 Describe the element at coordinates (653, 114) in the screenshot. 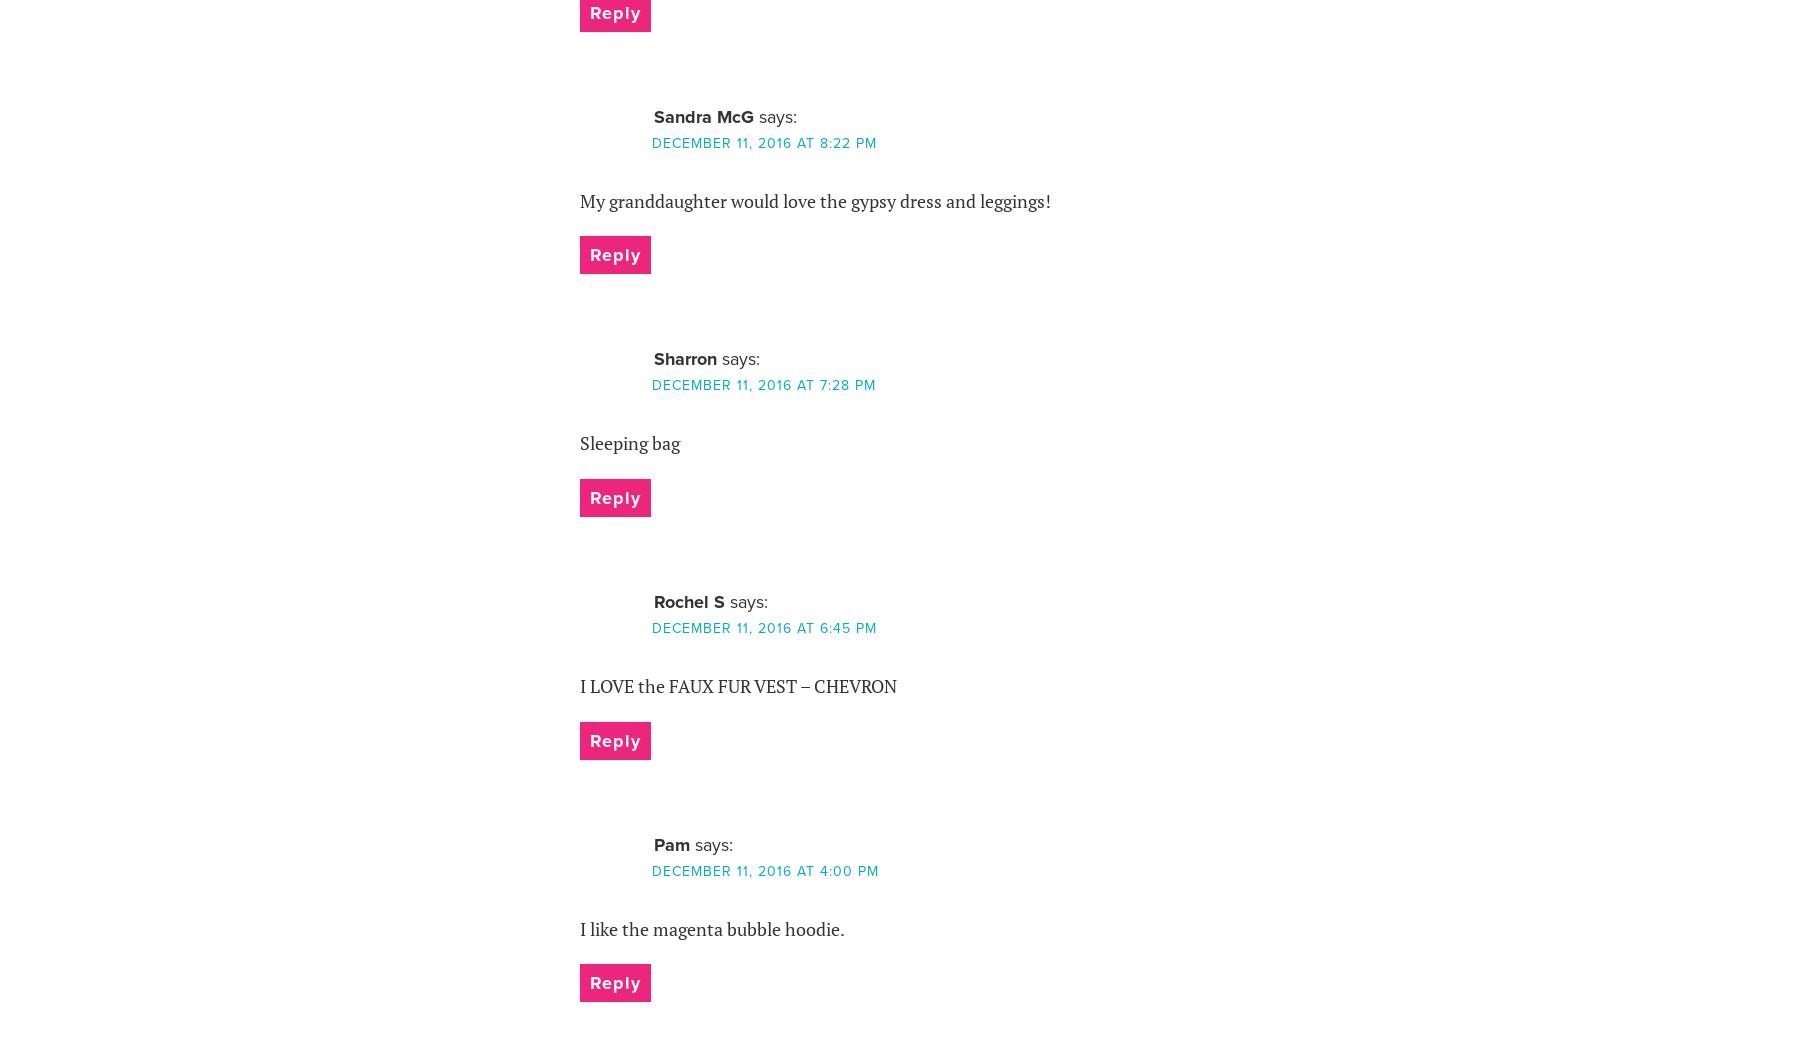

I see `'Sandra McG'` at that location.